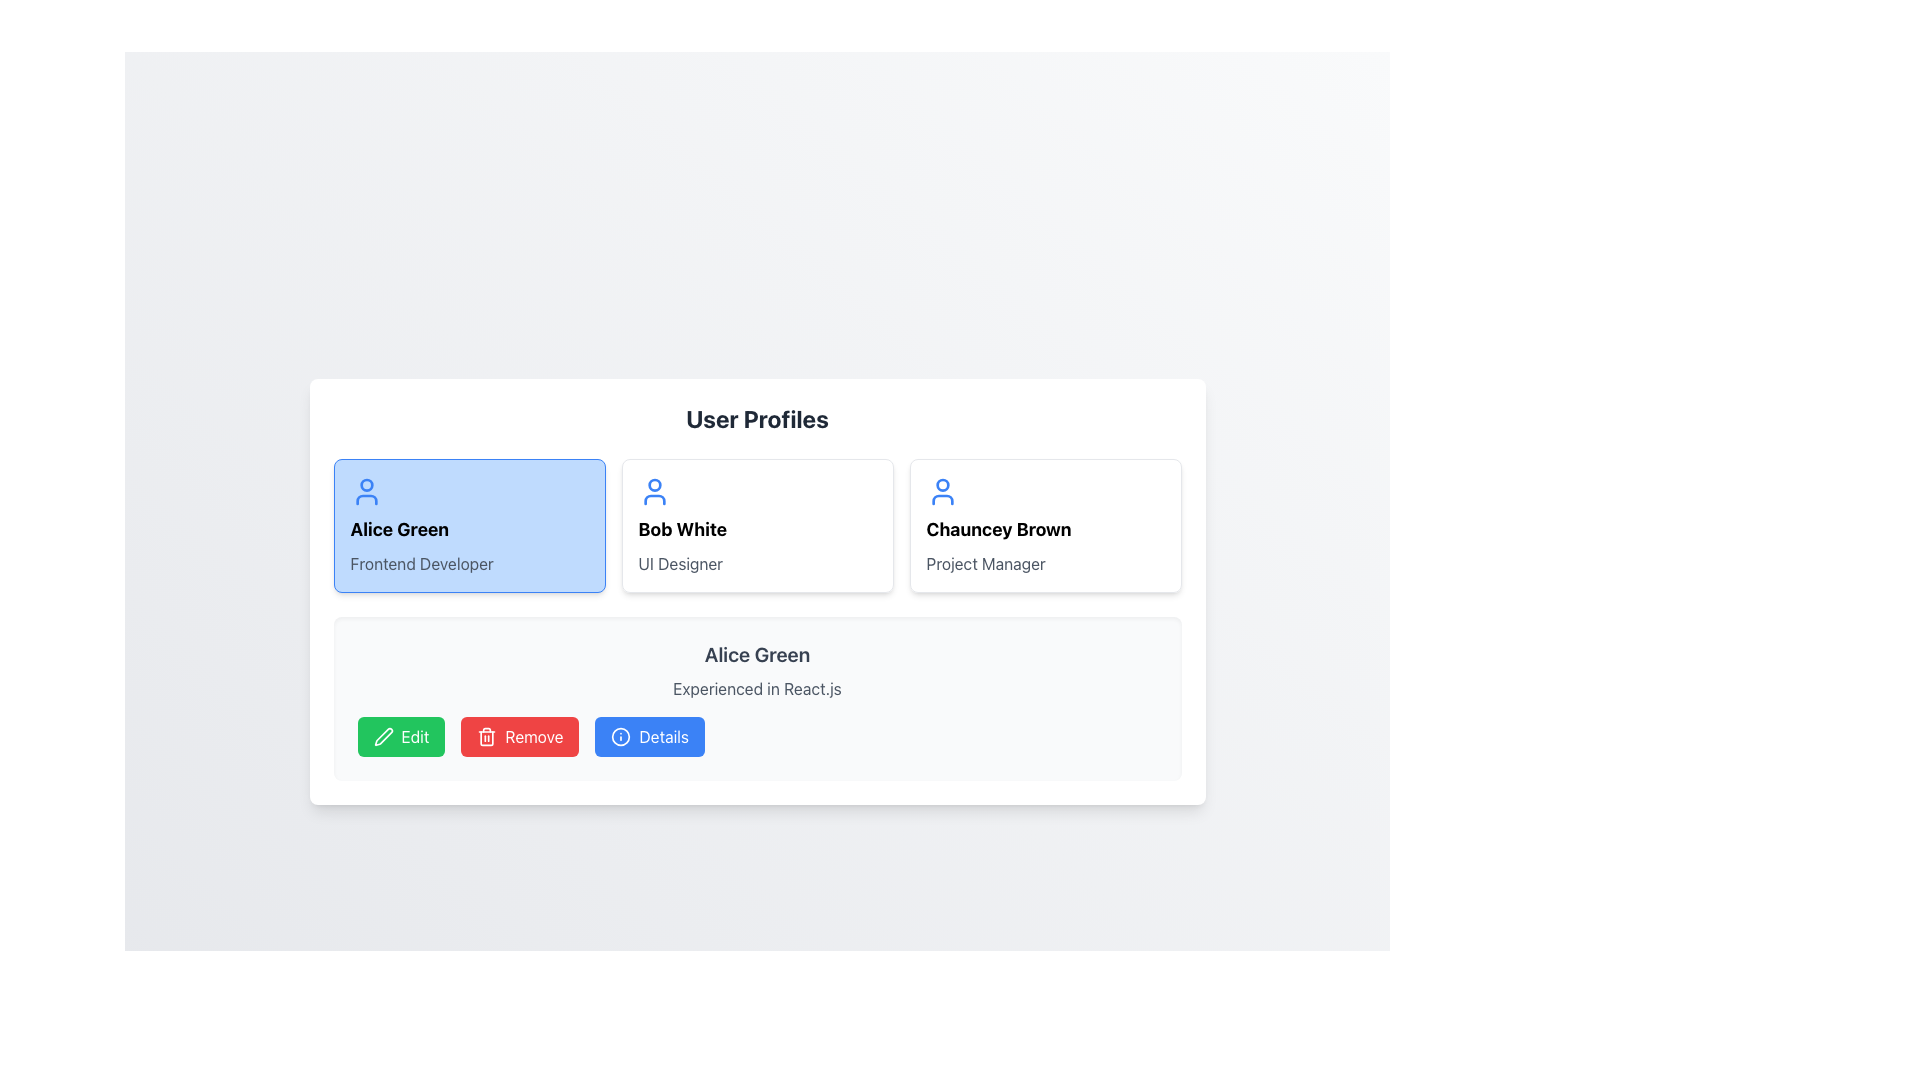  What do you see at coordinates (756, 688) in the screenshot?
I see `the text label that displays 'Experienced in React.js', which is positioned below 'Alice Green' and above the buttons 'Edit', 'Remove', and 'Details'` at bounding box center [756, 688].